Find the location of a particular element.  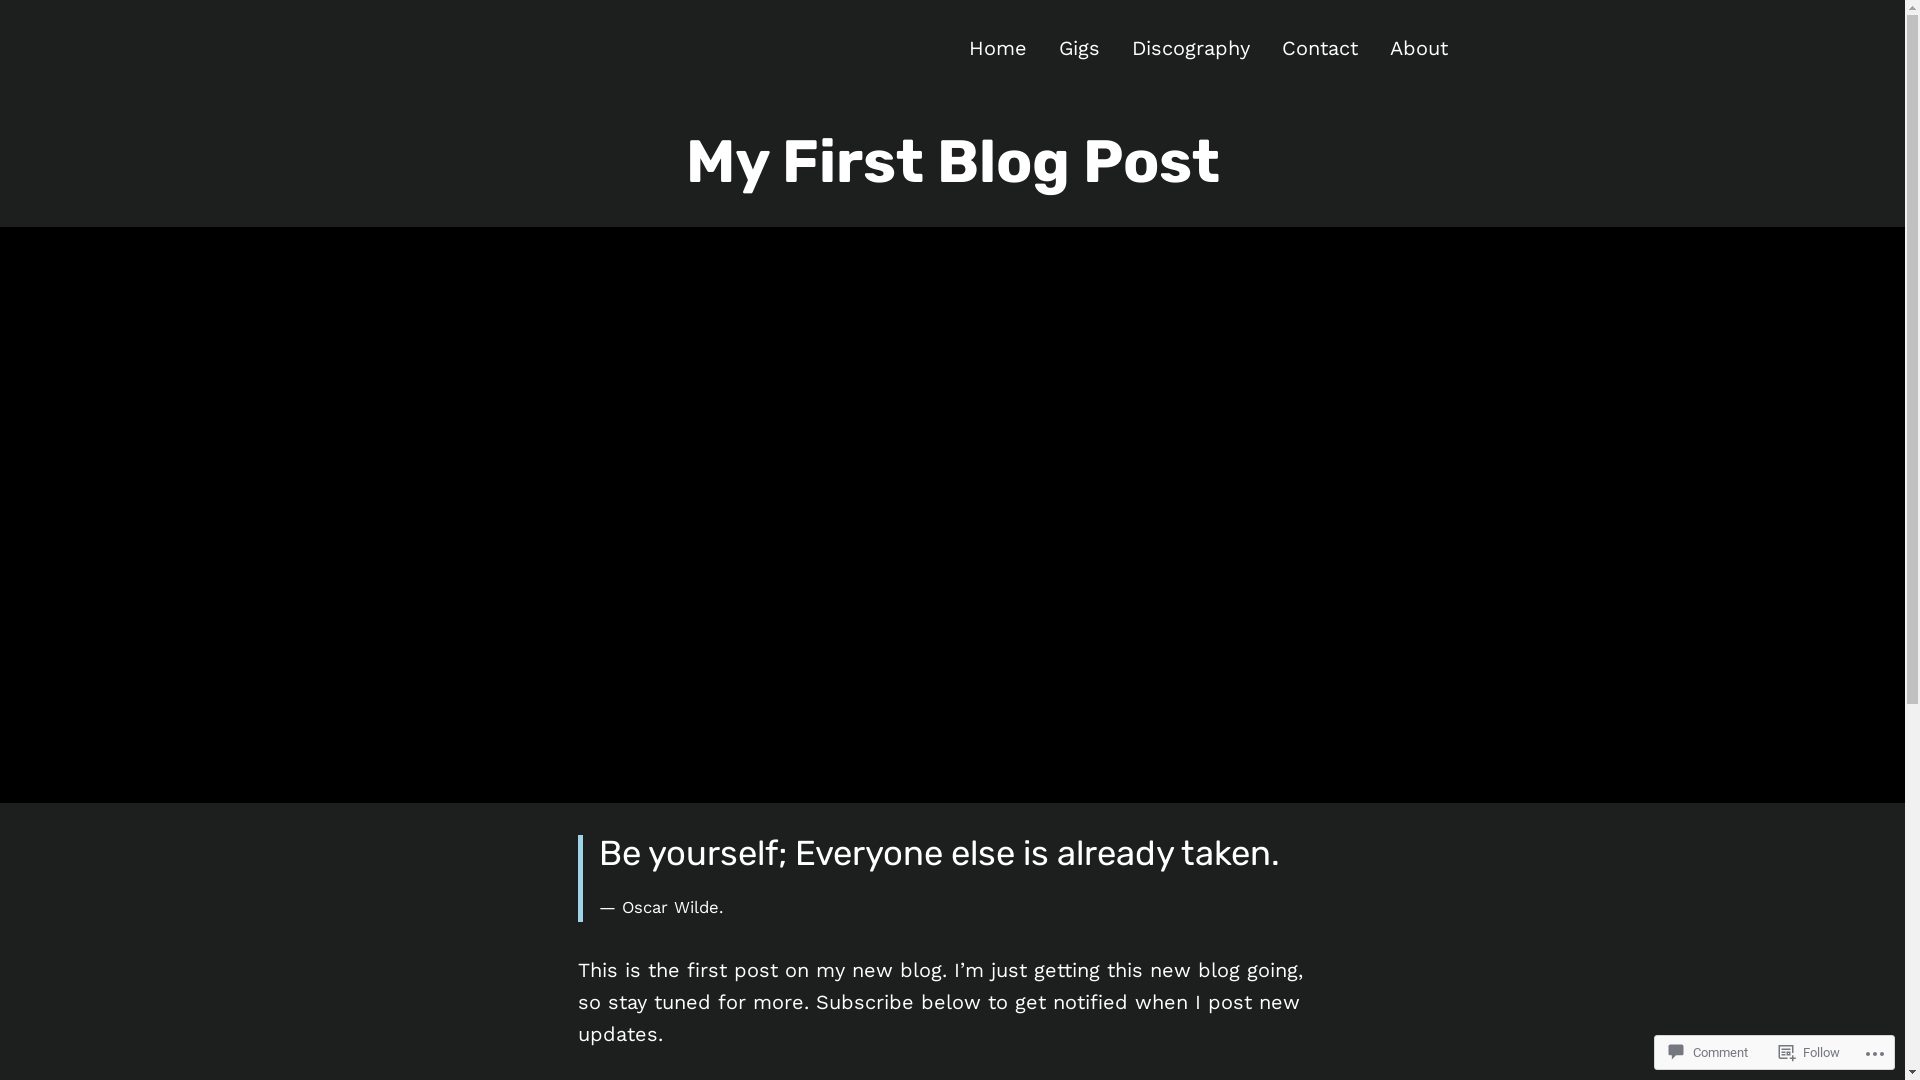

'Contact' is located at coordinates (1320, 46).